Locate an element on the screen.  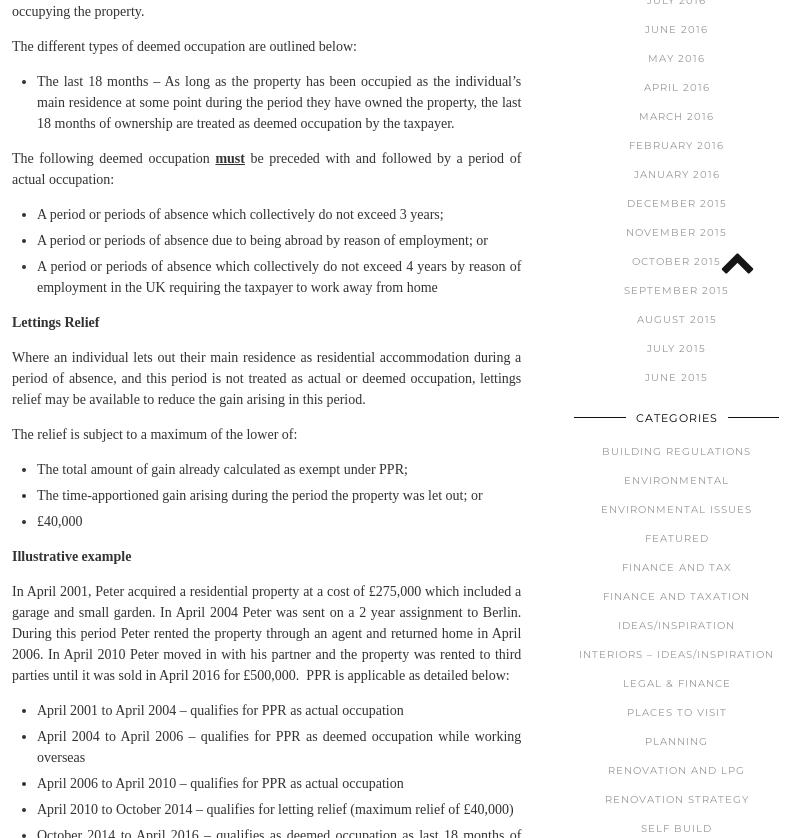
'Lettings Relief' is located at coordinates (54, 320).